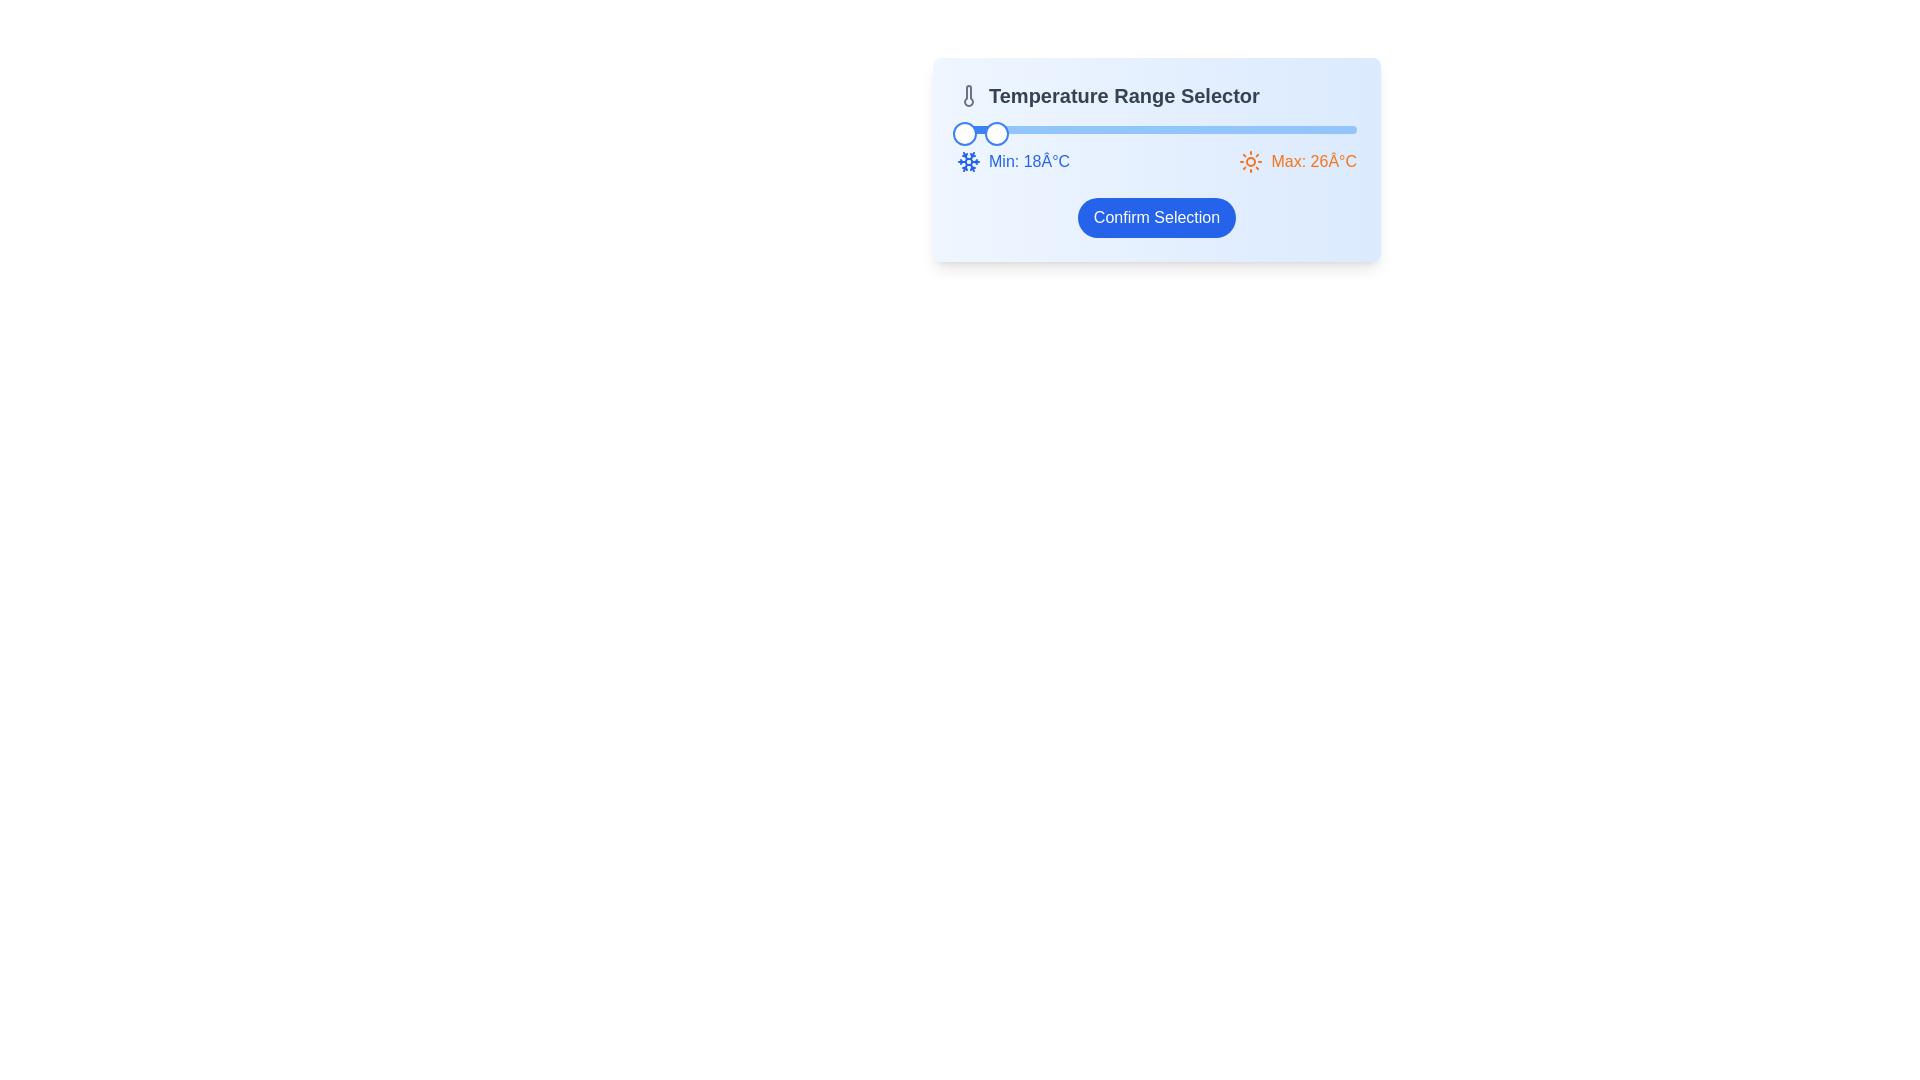  Describe the element at coordinates (1128, 134) in the screenshot. I see `the left slider knob` at that location.